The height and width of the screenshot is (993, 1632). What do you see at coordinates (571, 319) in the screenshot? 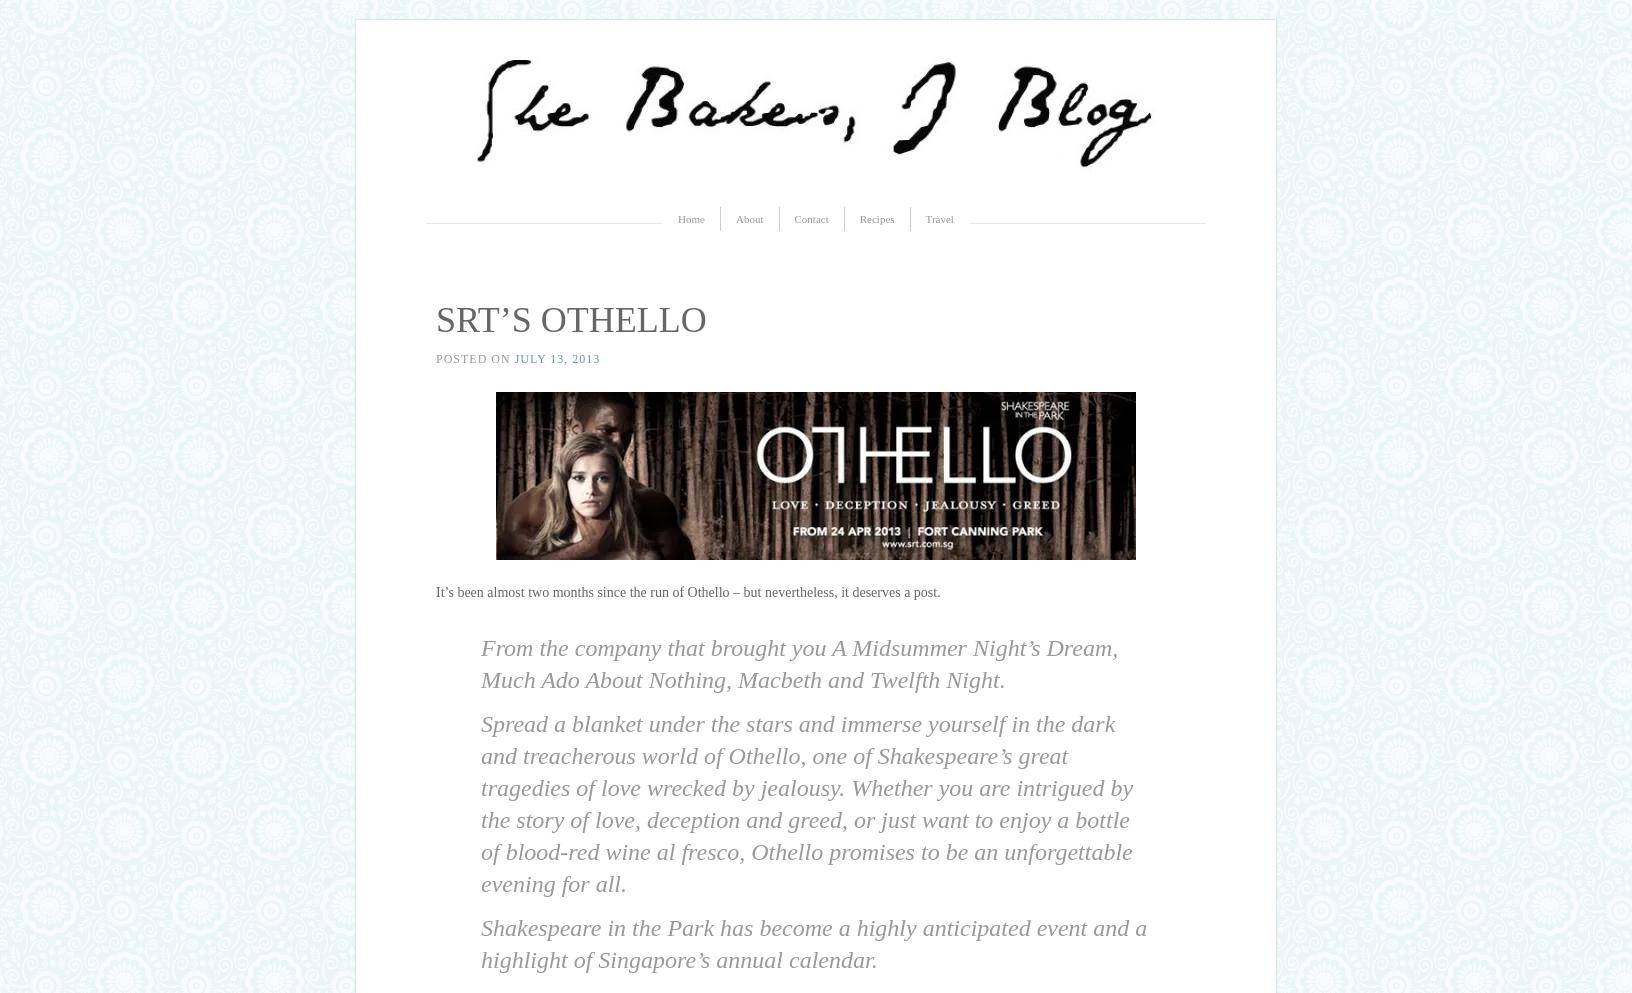
I see `'SRT’S OTHELLO'` at bounding box center [571, 319].